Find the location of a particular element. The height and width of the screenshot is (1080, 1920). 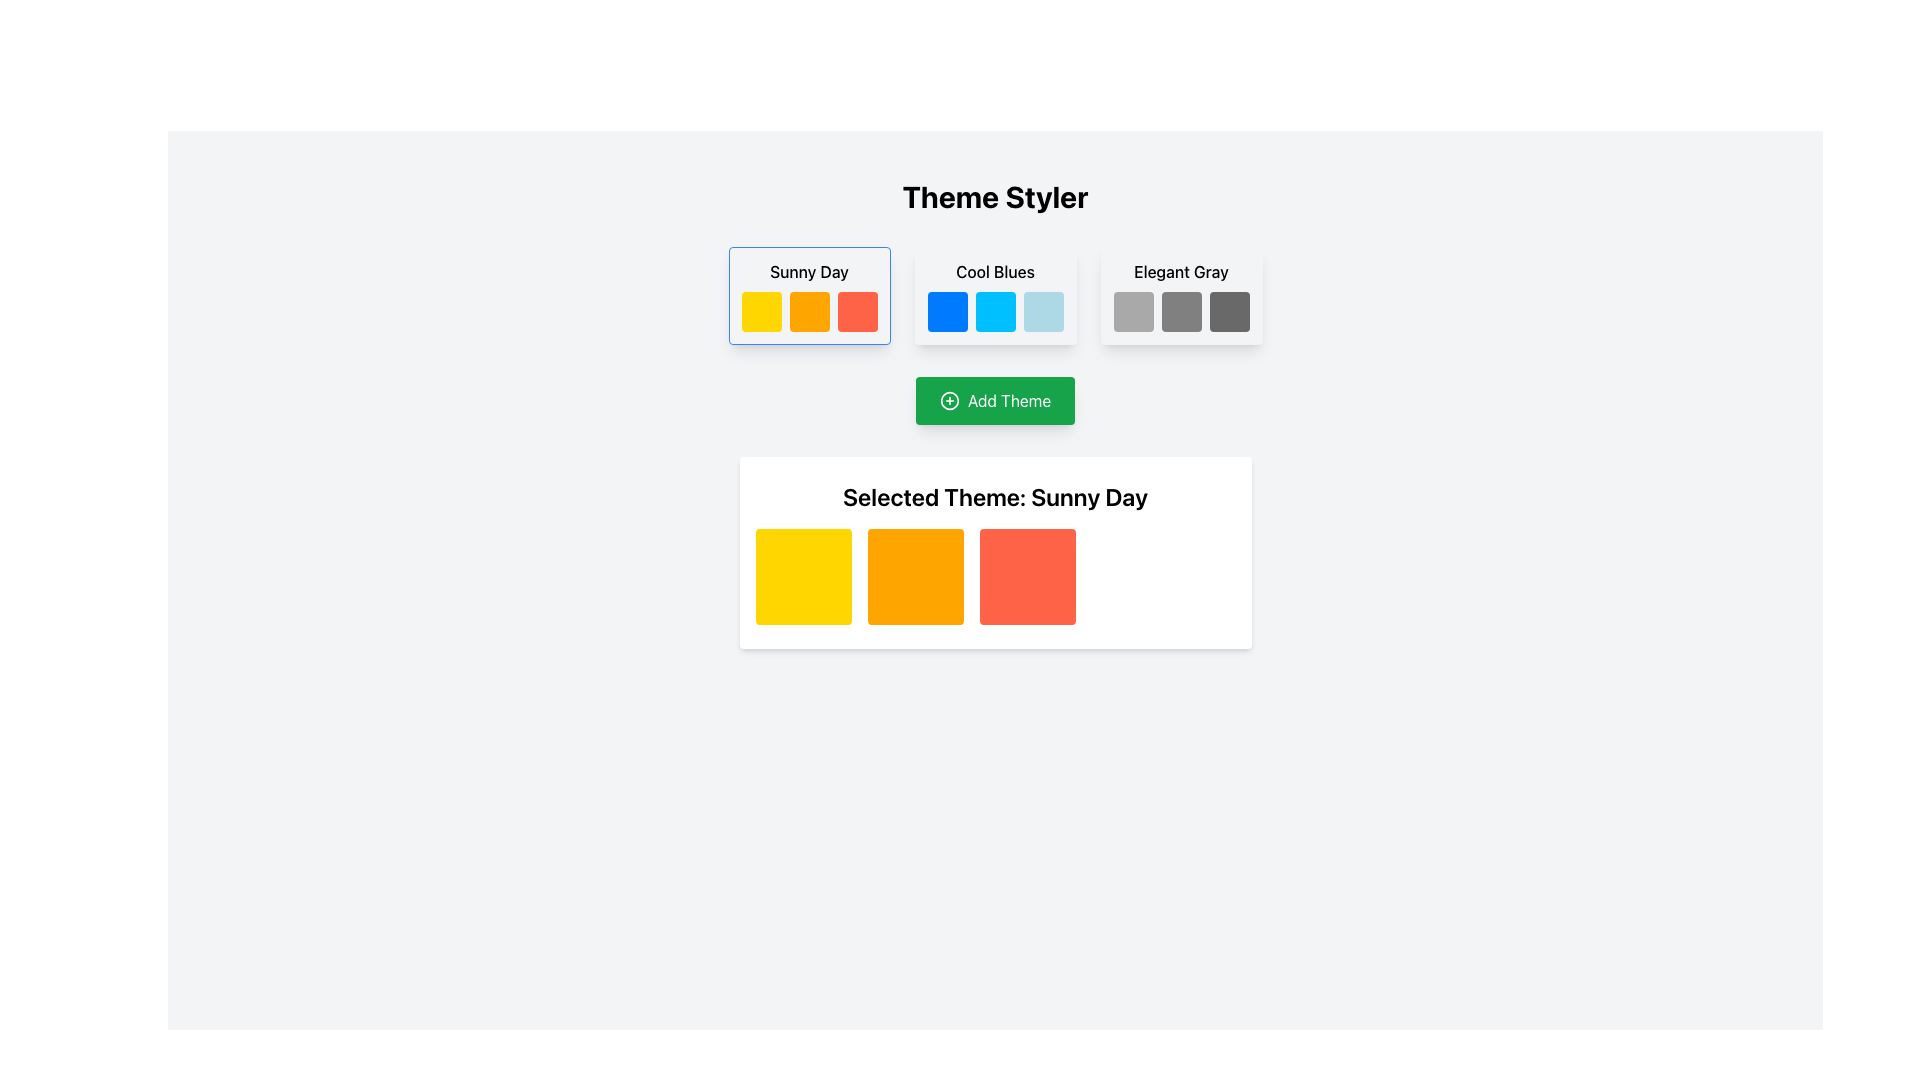

the blue button in the 'Cool Blues' theme group is located at coordinates (995, 296).